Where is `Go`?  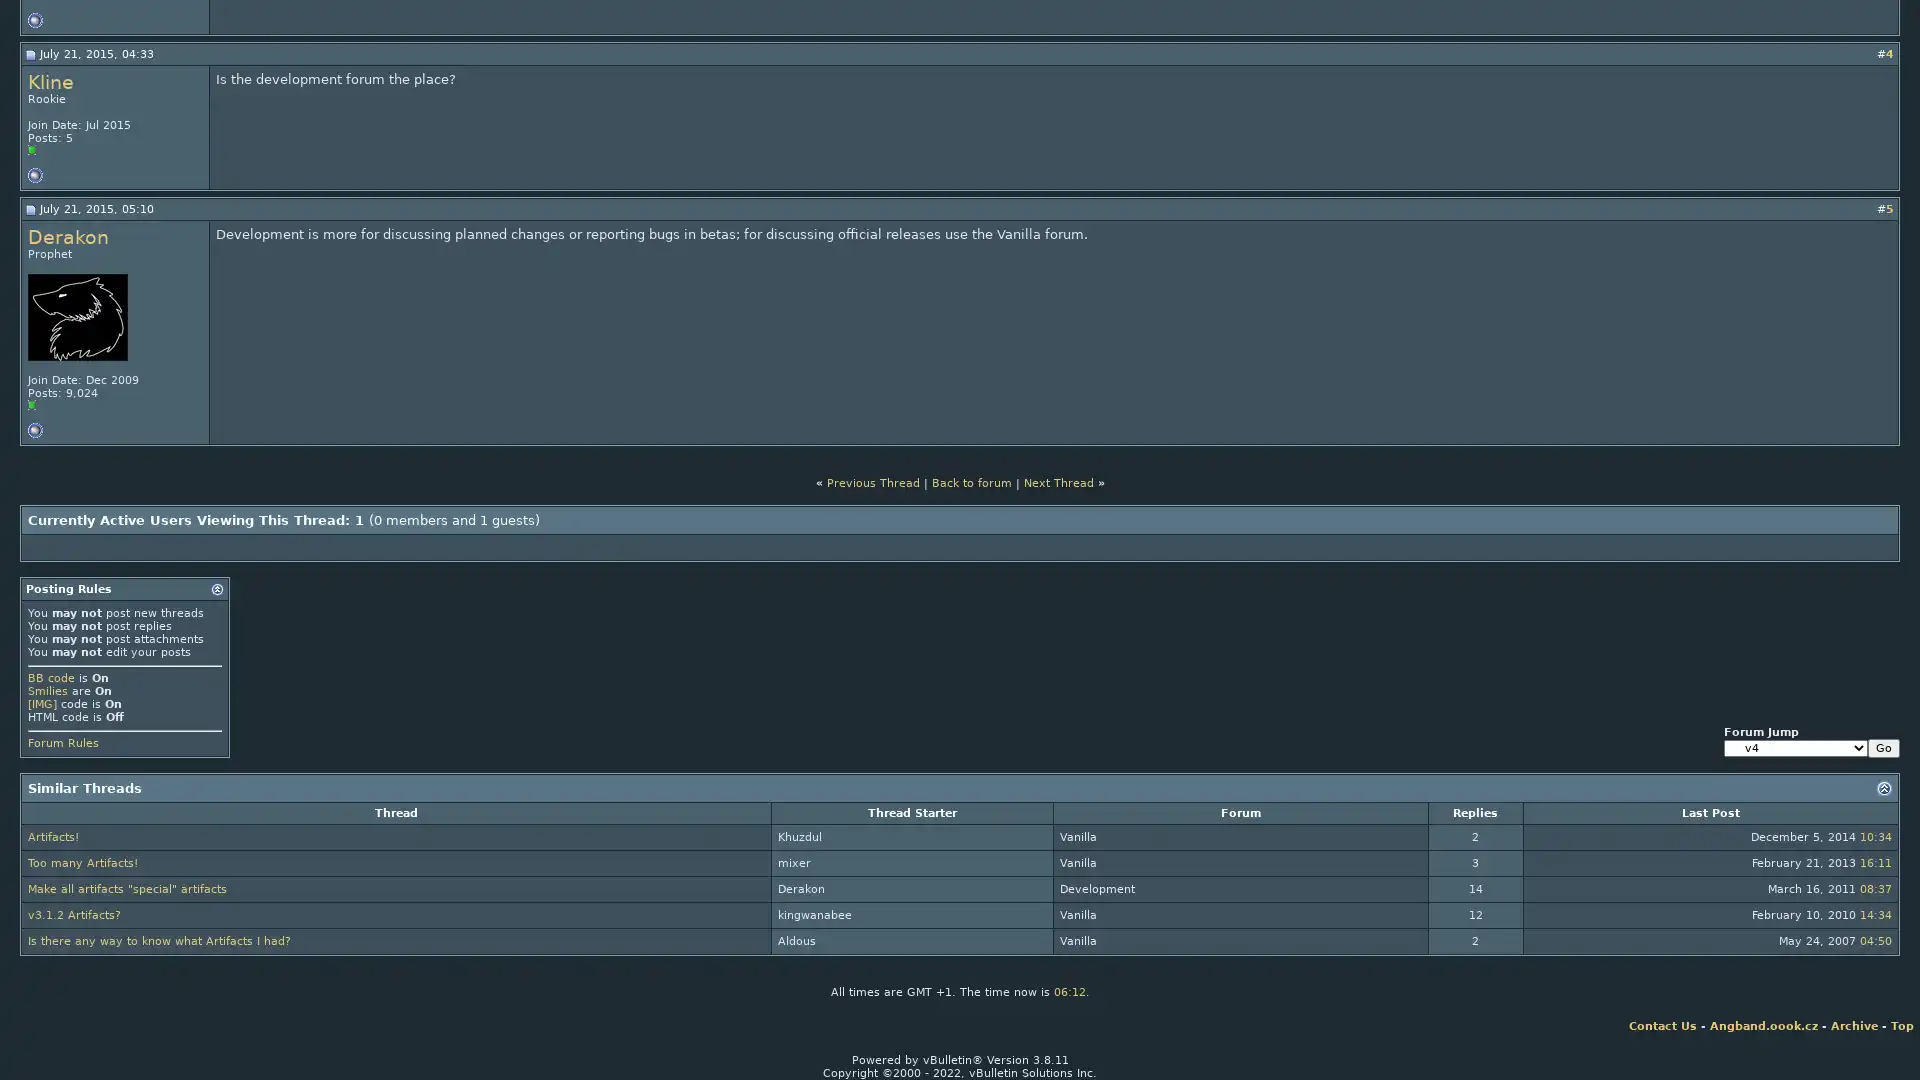 Go is located at coordinates (1882, 748).